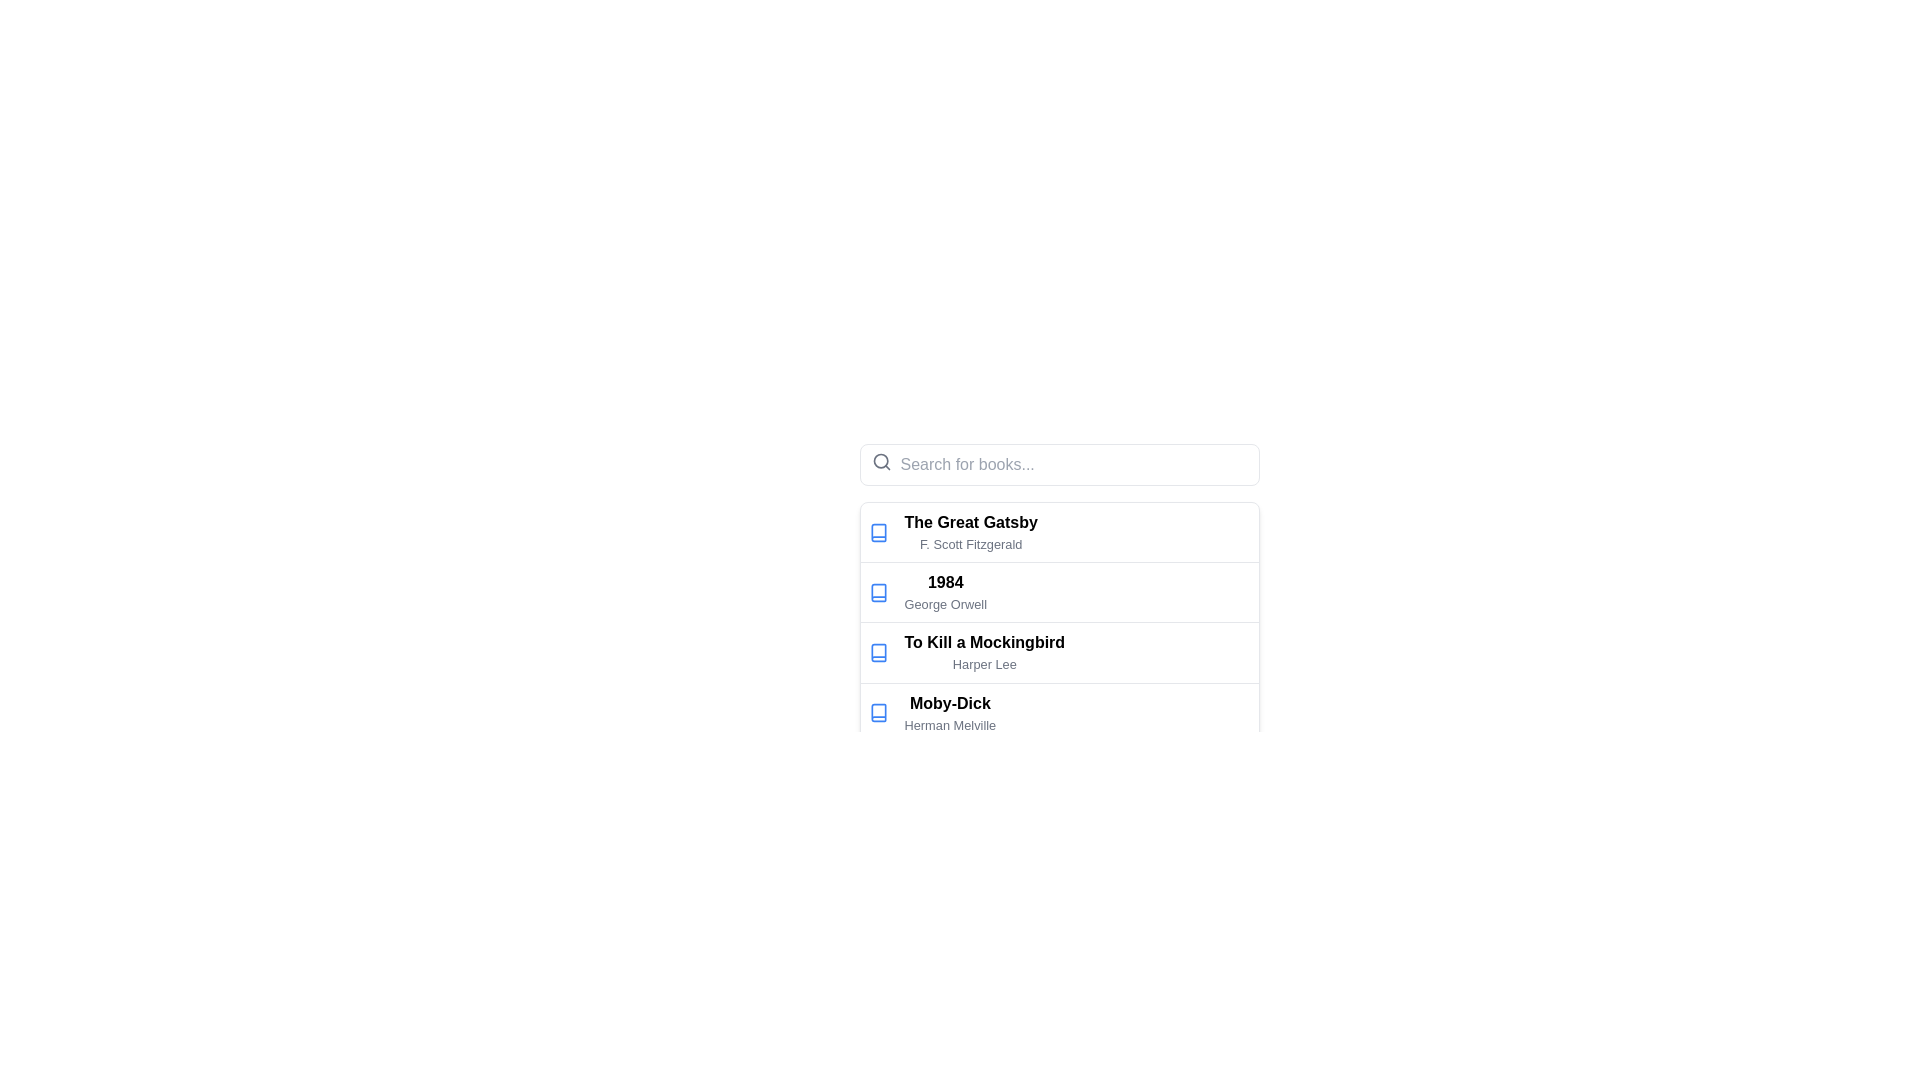 The height and width of the screenshot is (1080, 1920). I want to click on the first icon representing the book item in the list, located to the far left of the title and author's name, so click(878, 531).